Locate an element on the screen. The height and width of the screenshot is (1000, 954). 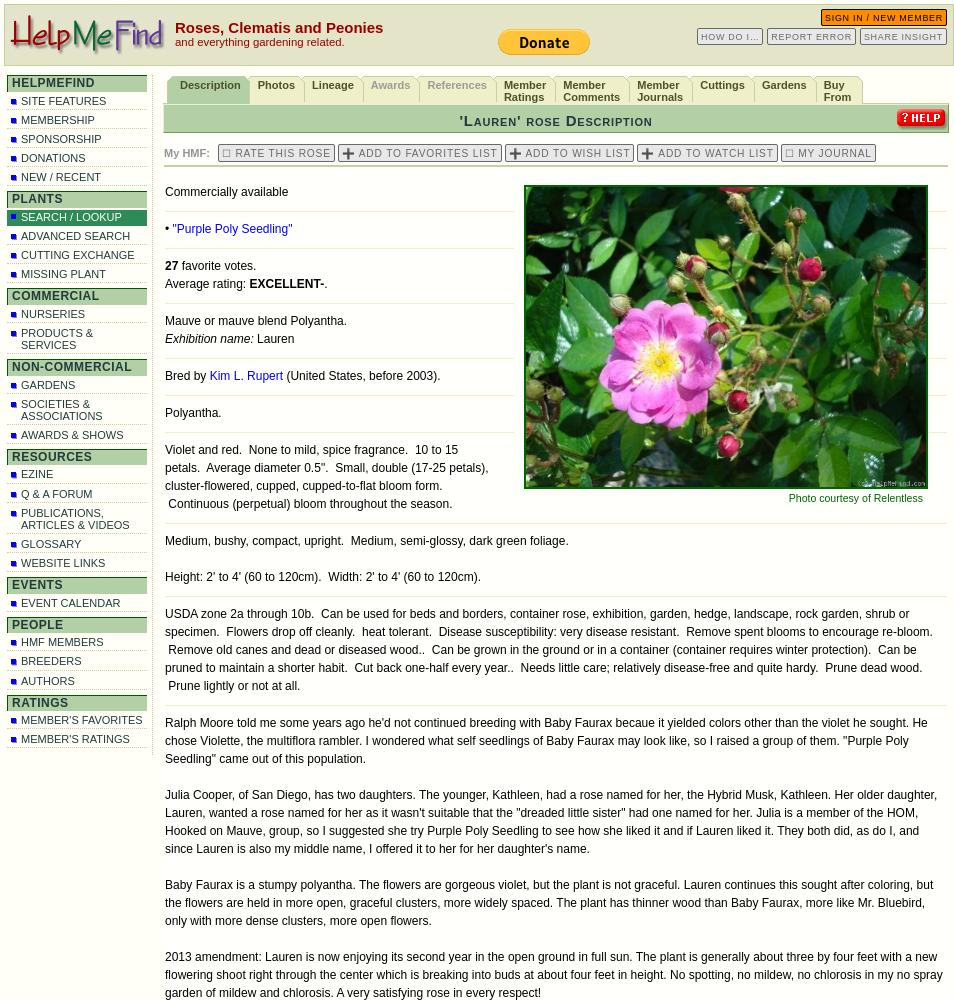
'Ralph Moore told me some years ago he'd not continued breeding with Baby Faurax becaue it yielded colors other than the violet he sought. He chose Violette, the multiflora rambler. I wondered what self seedlings of Baby Faurax may look like, so I raised a group of them. "Purple Poly Seedling" came out of this population.' is located at coordinates (544, 740).